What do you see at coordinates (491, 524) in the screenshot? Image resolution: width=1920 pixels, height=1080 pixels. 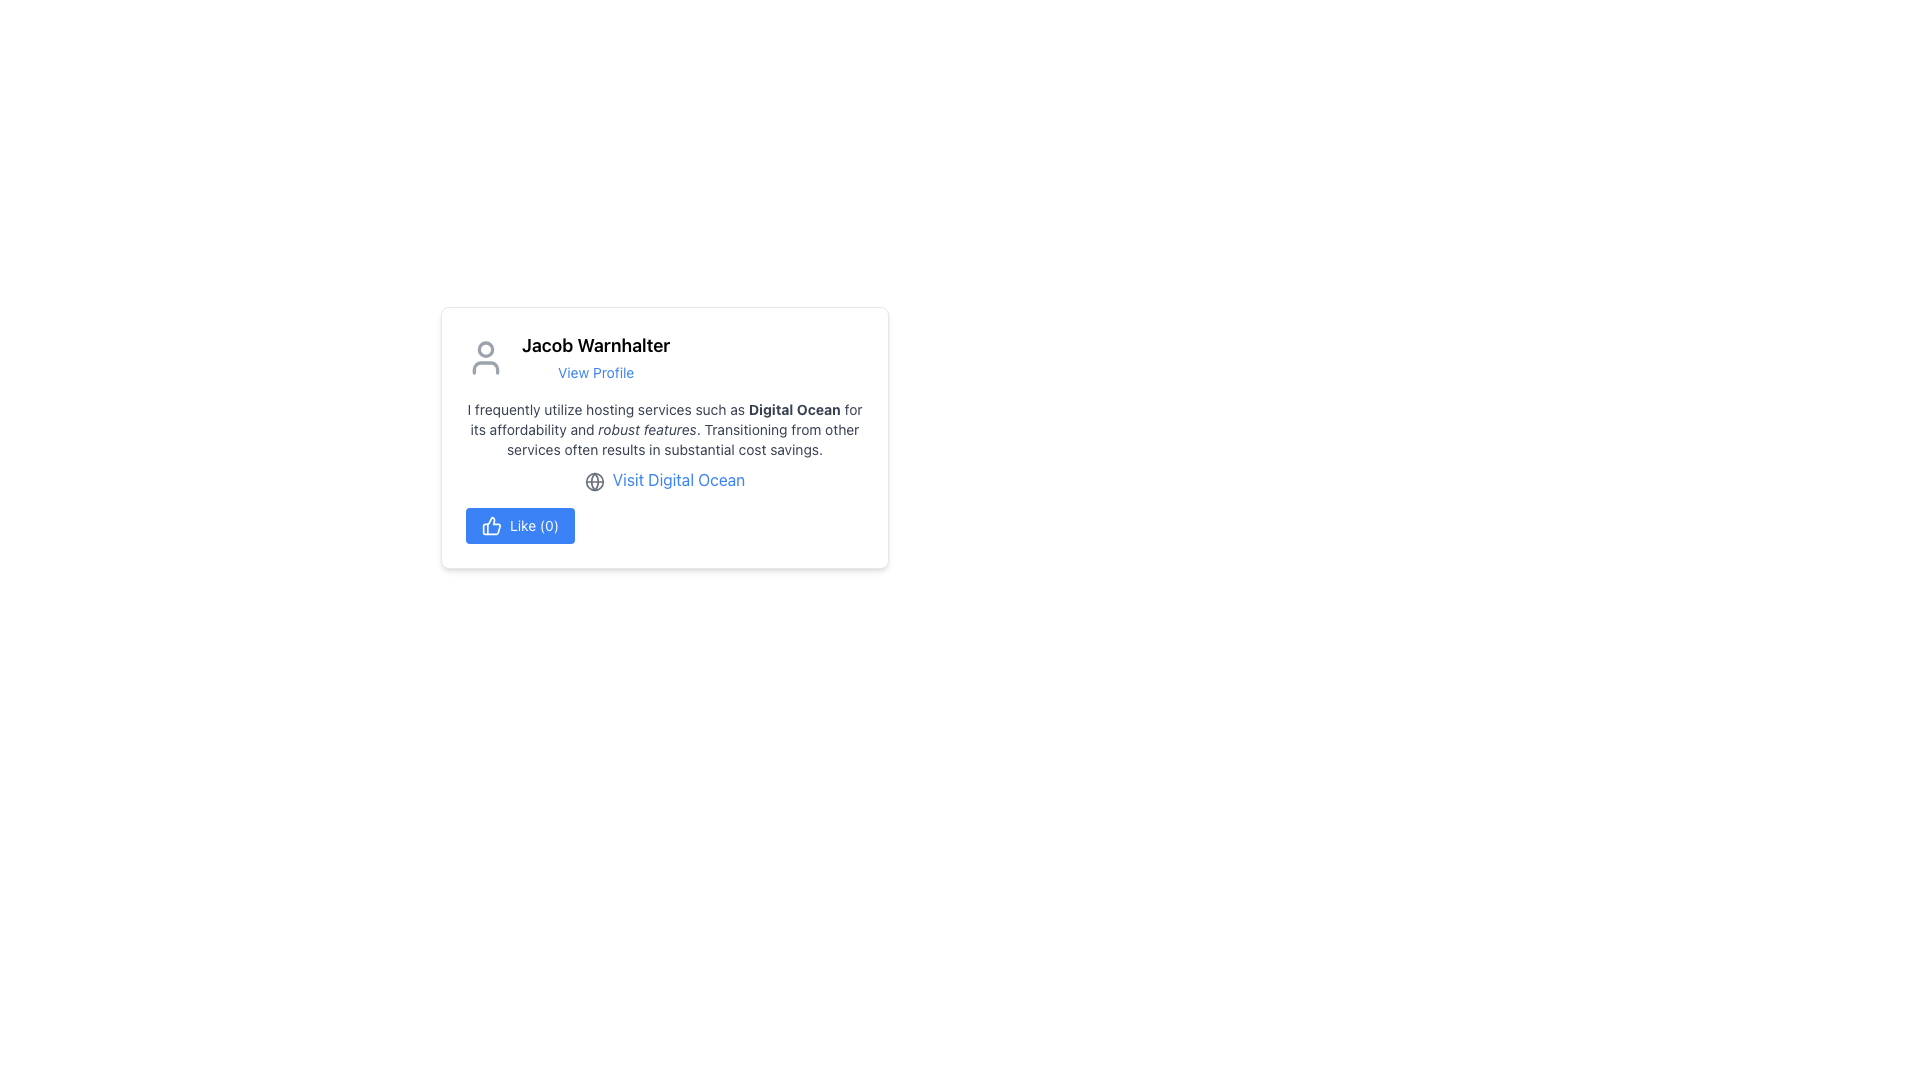 I see `the light blue thumbs-up graphical icon located in the bottom-left section of the profile card under the text 'Like (0)'` at bounding box center [491, 524].